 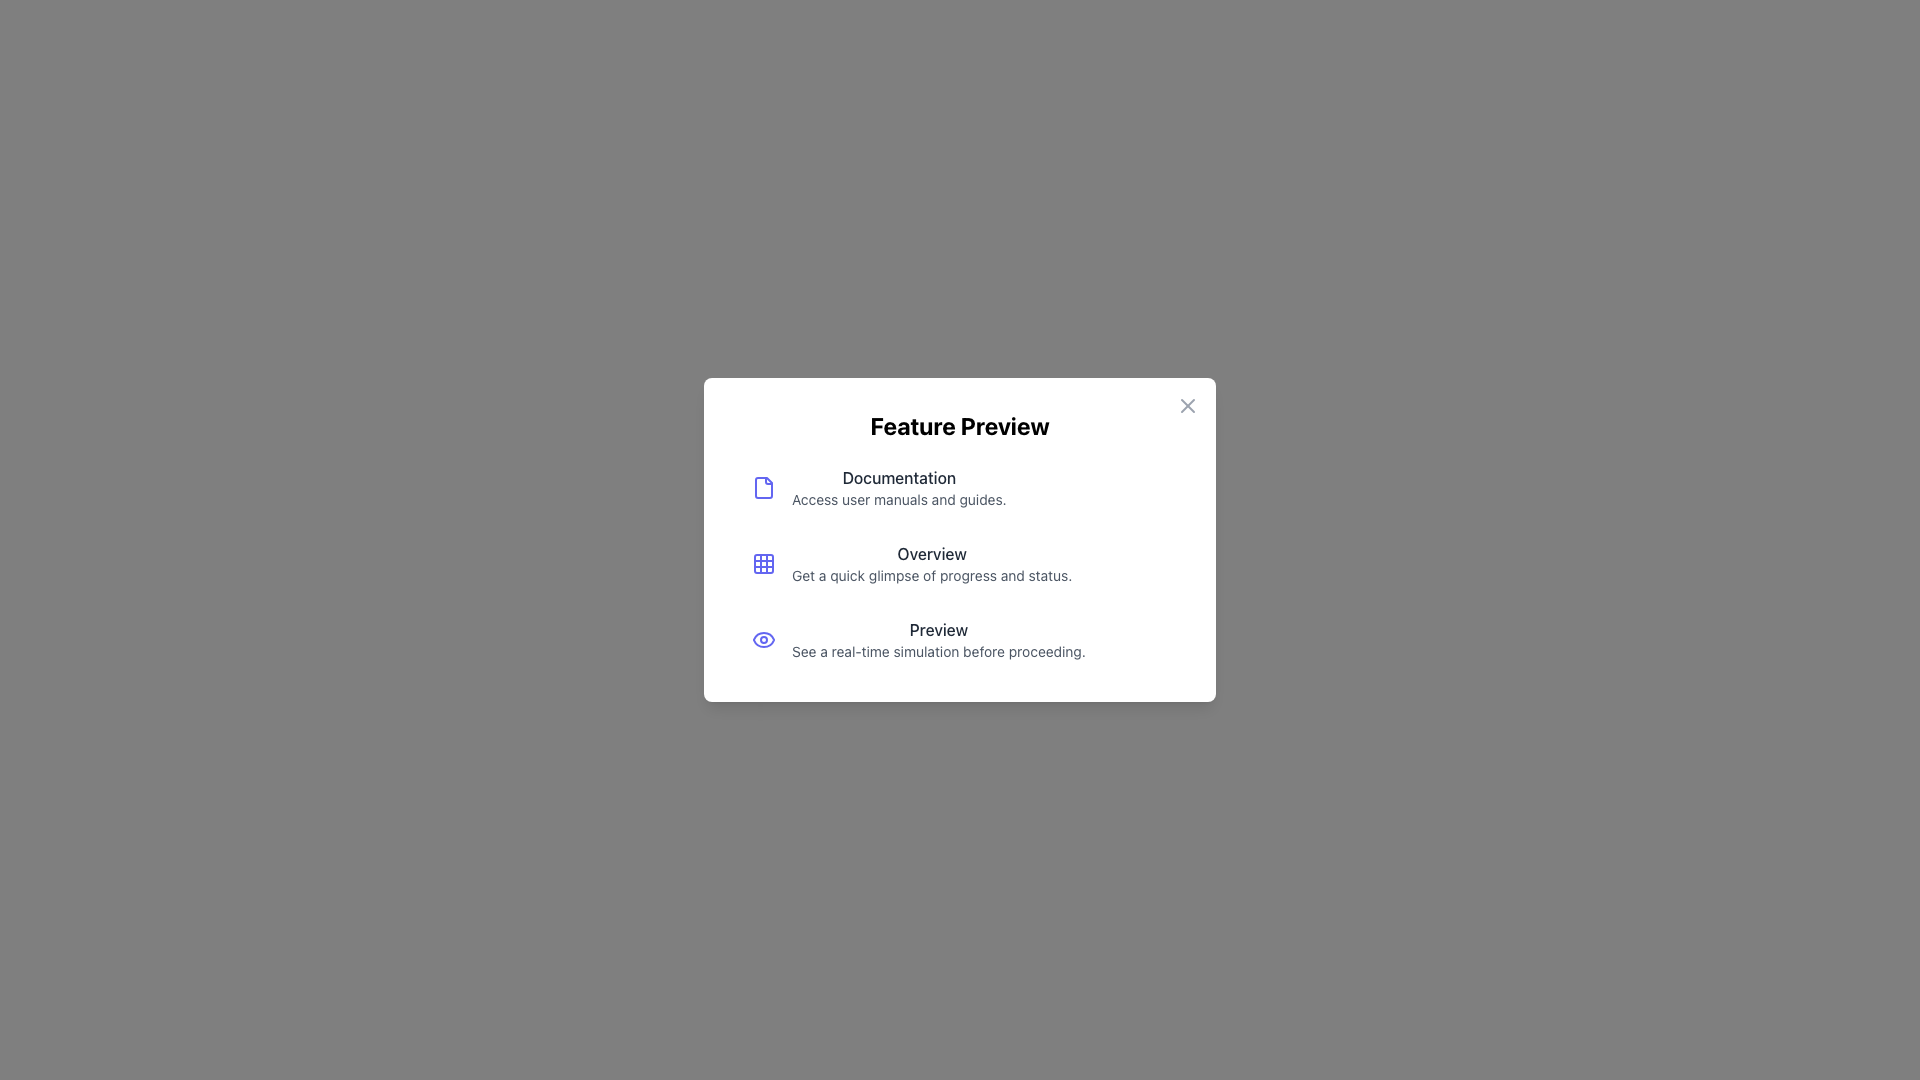 I want to click on the small purple document icon in the 'Feature Preview' modal dialog, so click(x=762, y=488).